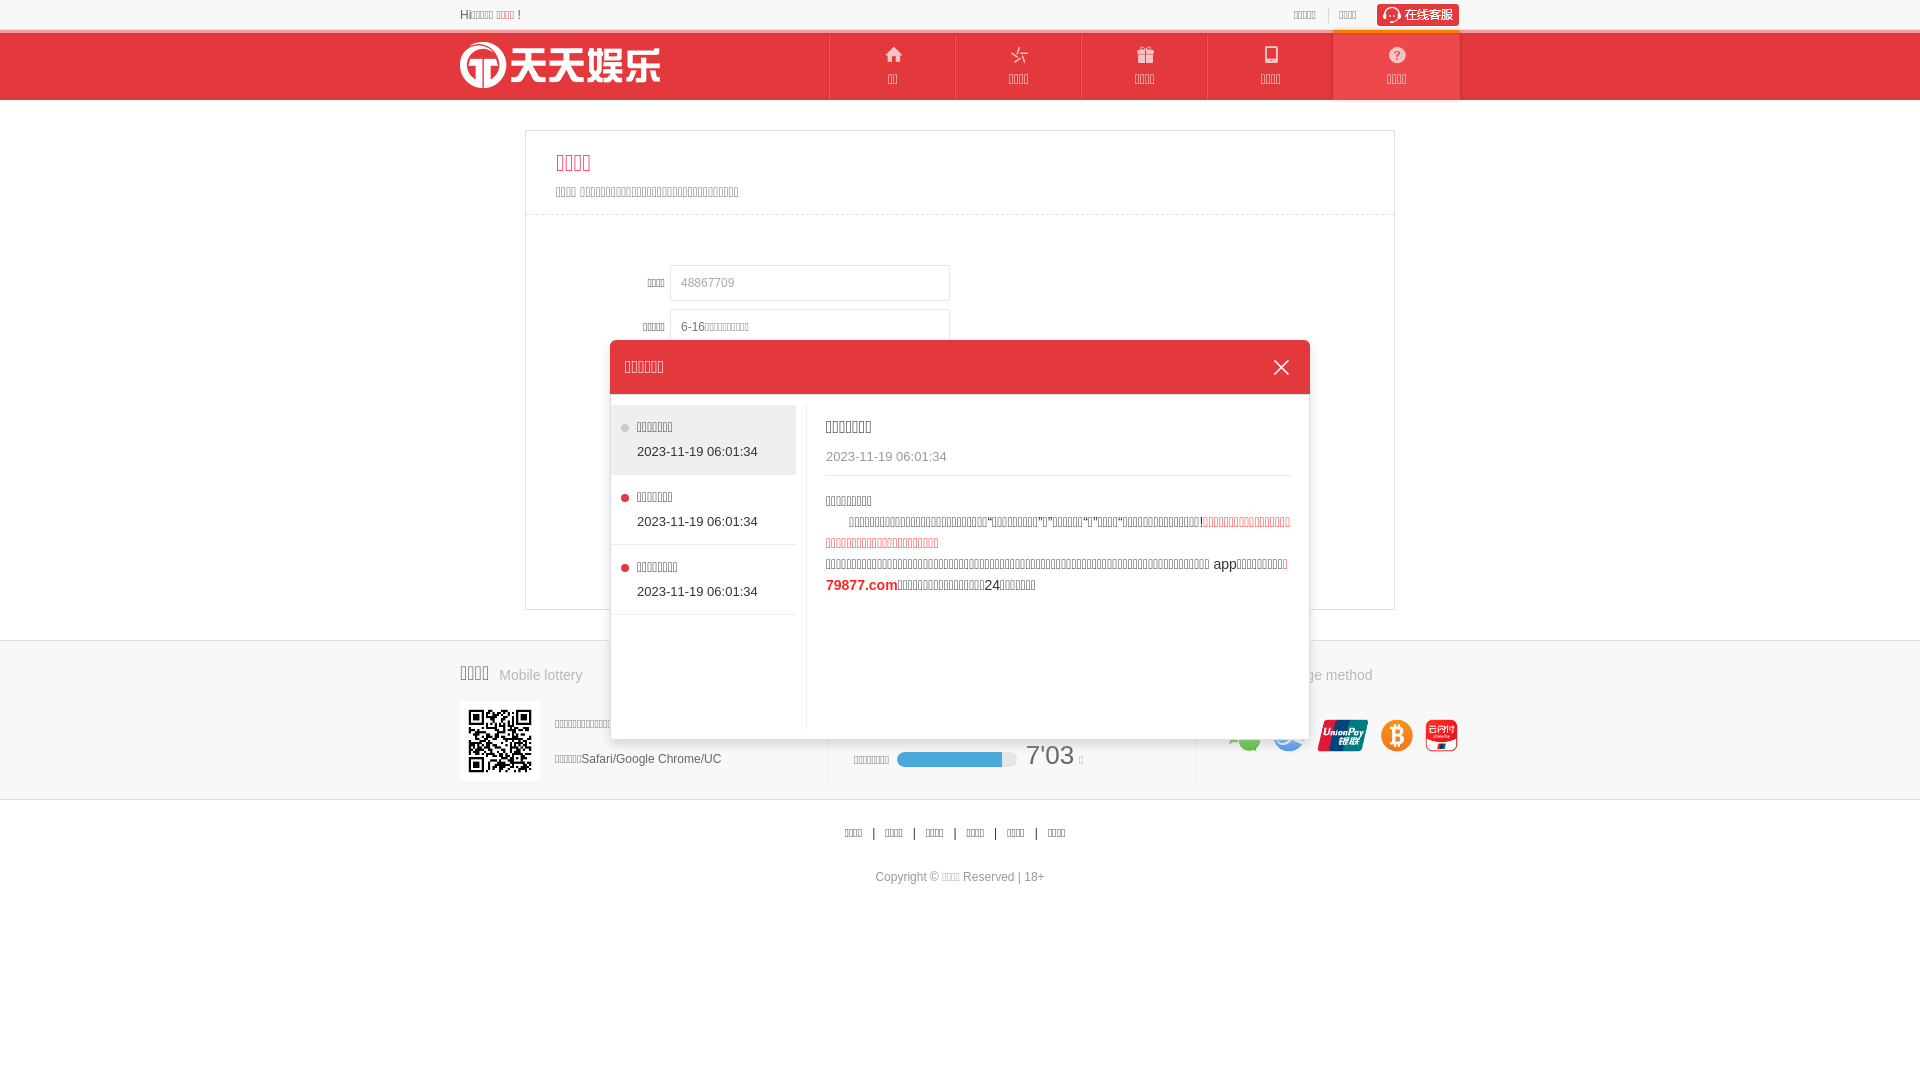  Describe the element at coordinates (1036, 833) in the screenshot. I see `'|'` at that location.